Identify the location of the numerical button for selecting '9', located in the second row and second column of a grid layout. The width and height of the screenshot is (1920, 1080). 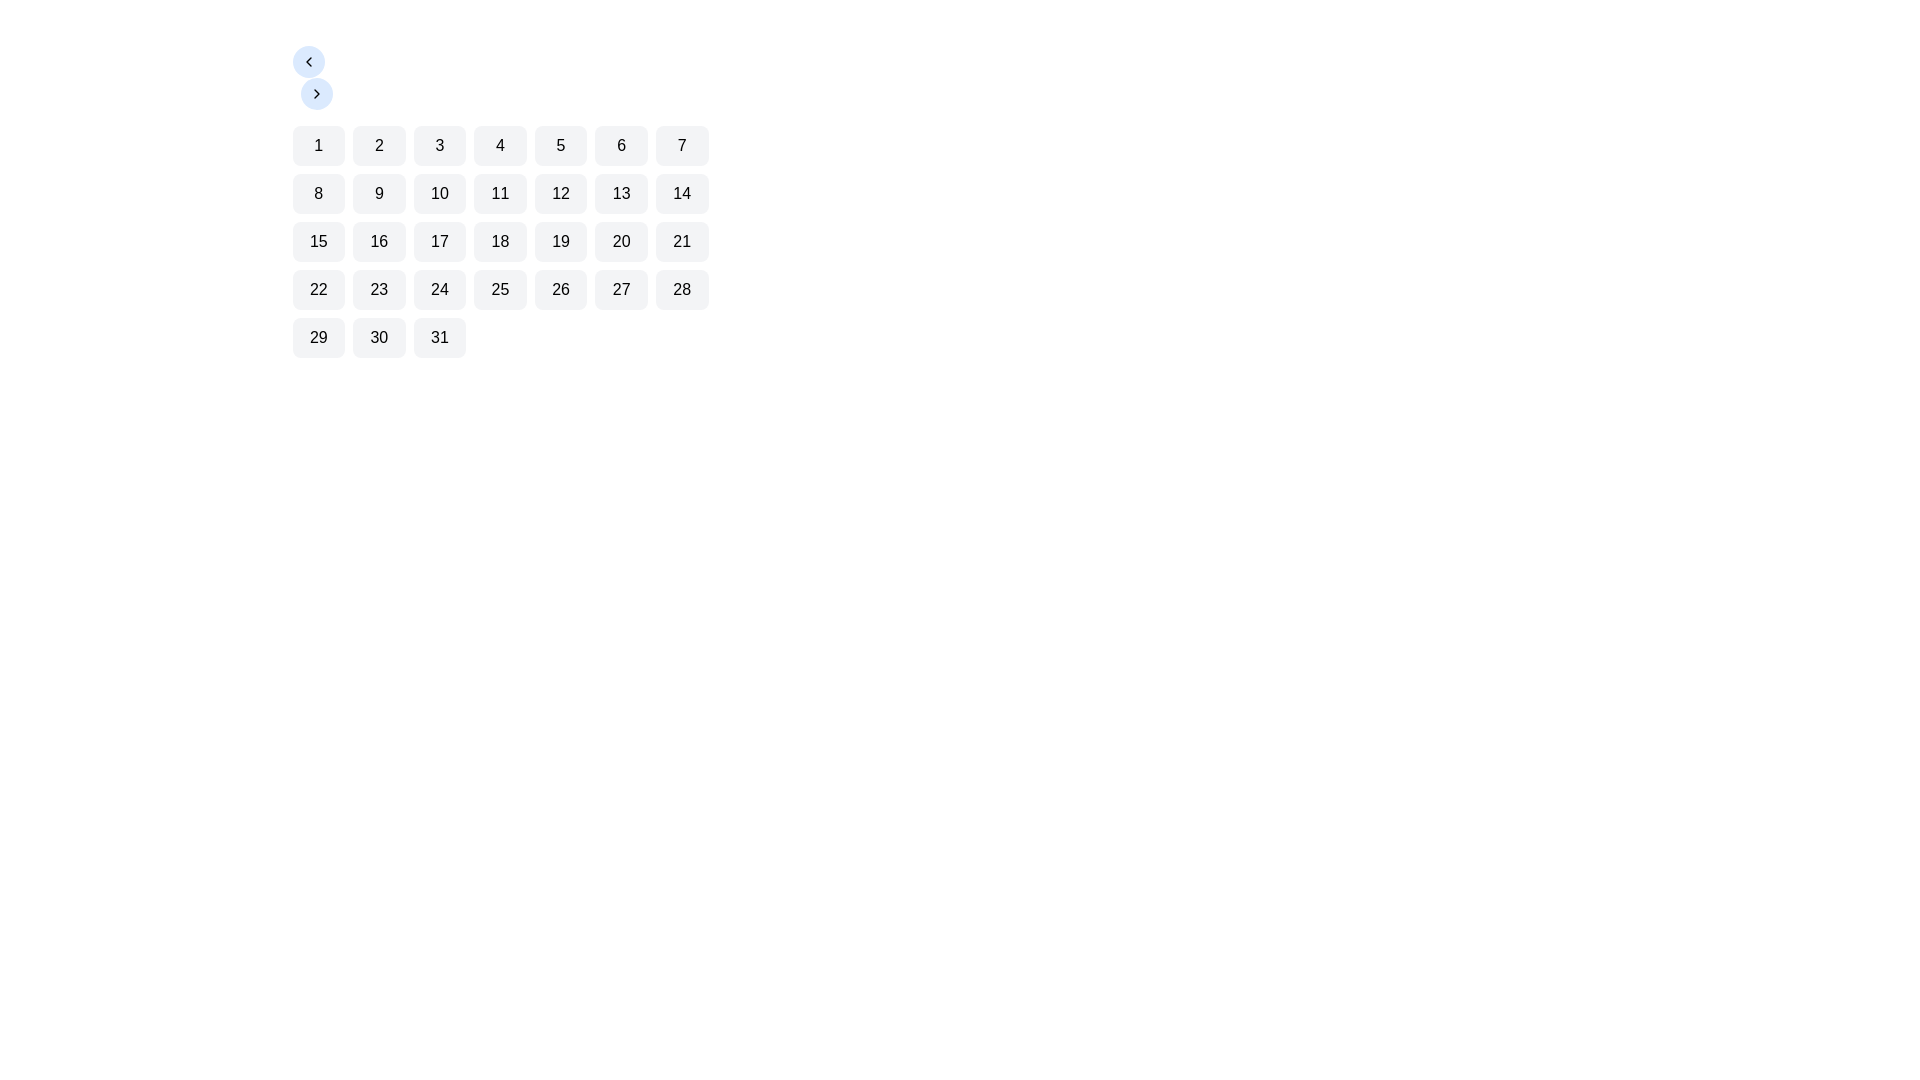
(379, 193).